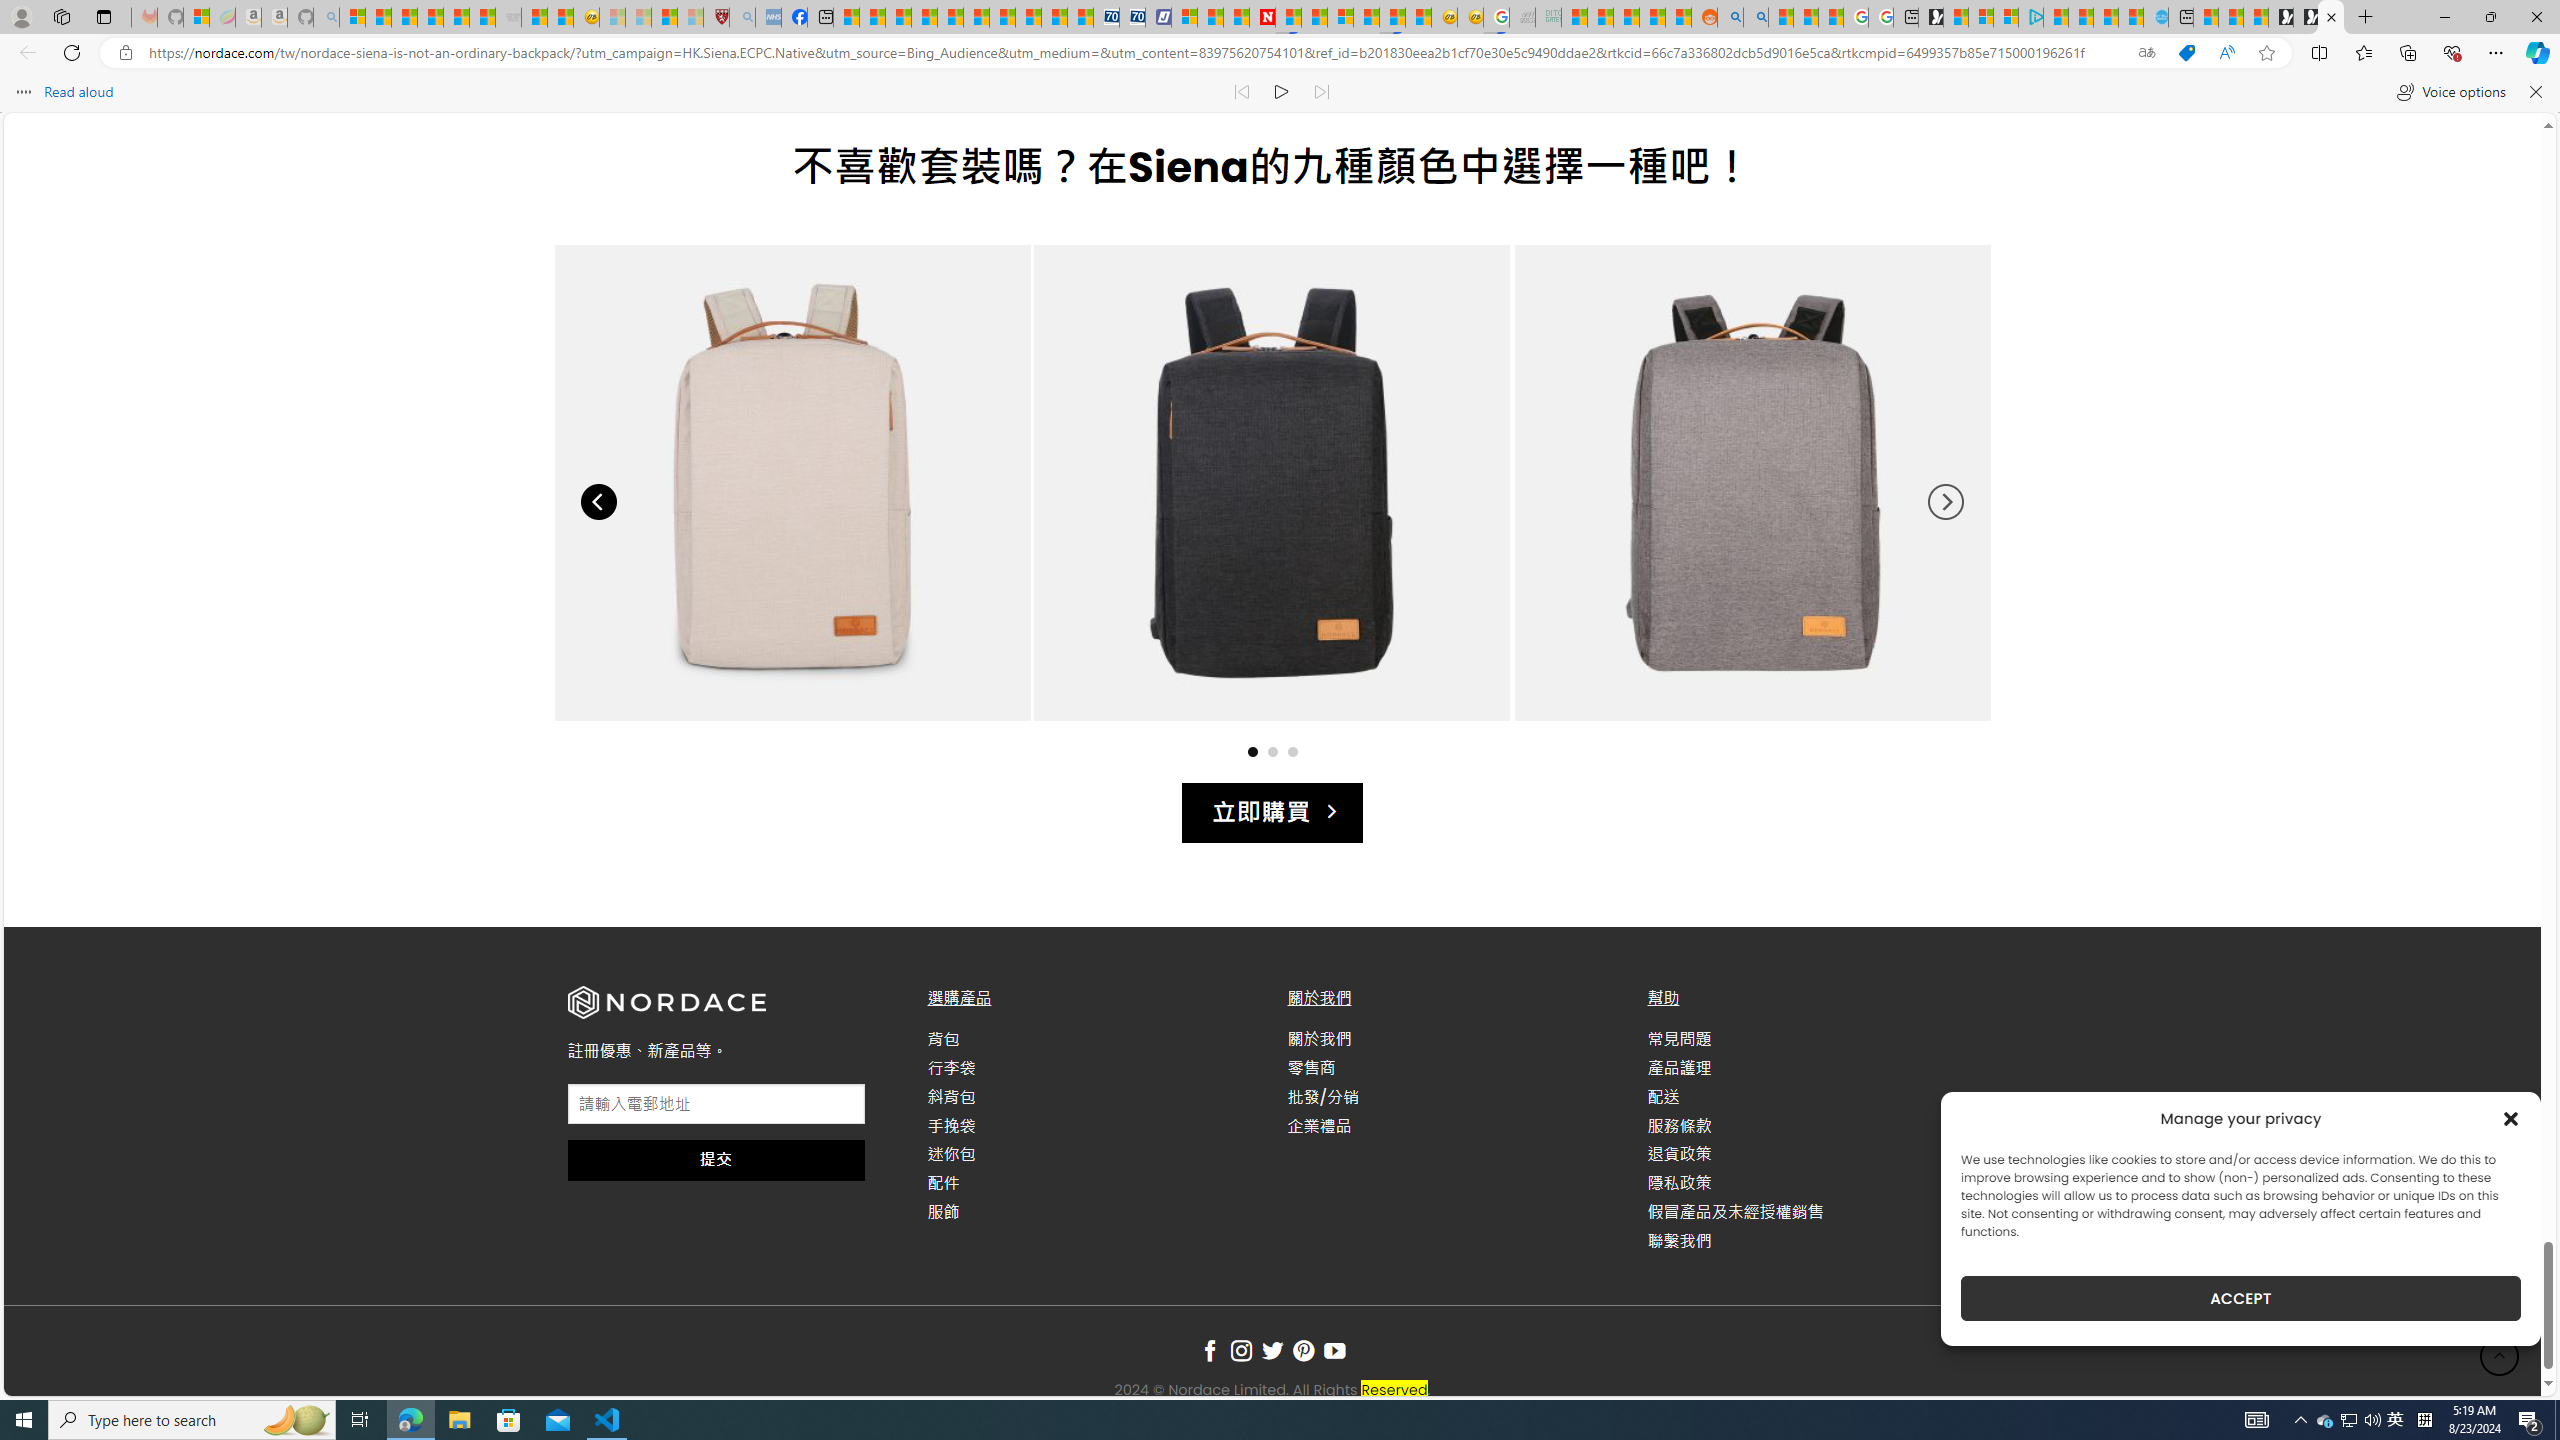 The height and width of the screenshot is (1440, 2560). Describe the element at coordinates (102, 16) in the screenshot. I see `'Tab actions menu'` at that location.